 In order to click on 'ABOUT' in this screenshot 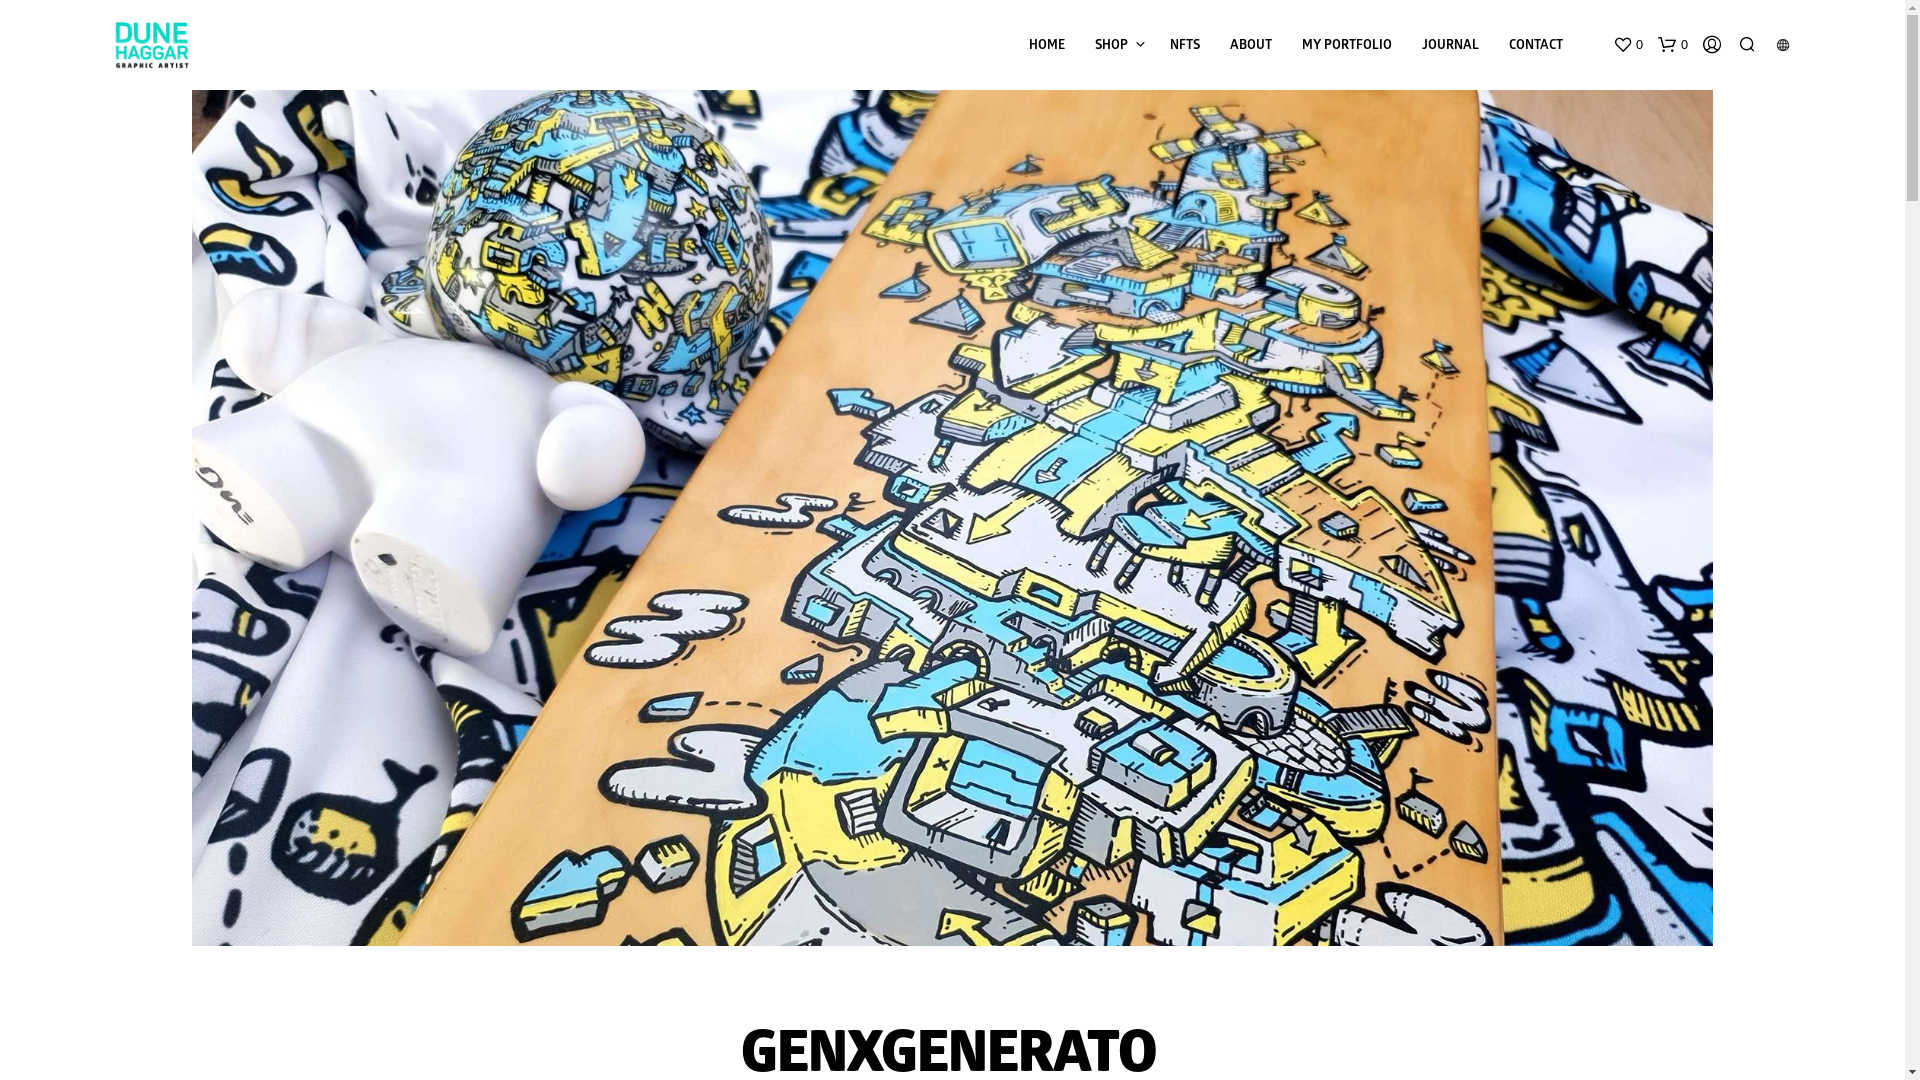, I will do `click(1213, 45)`.